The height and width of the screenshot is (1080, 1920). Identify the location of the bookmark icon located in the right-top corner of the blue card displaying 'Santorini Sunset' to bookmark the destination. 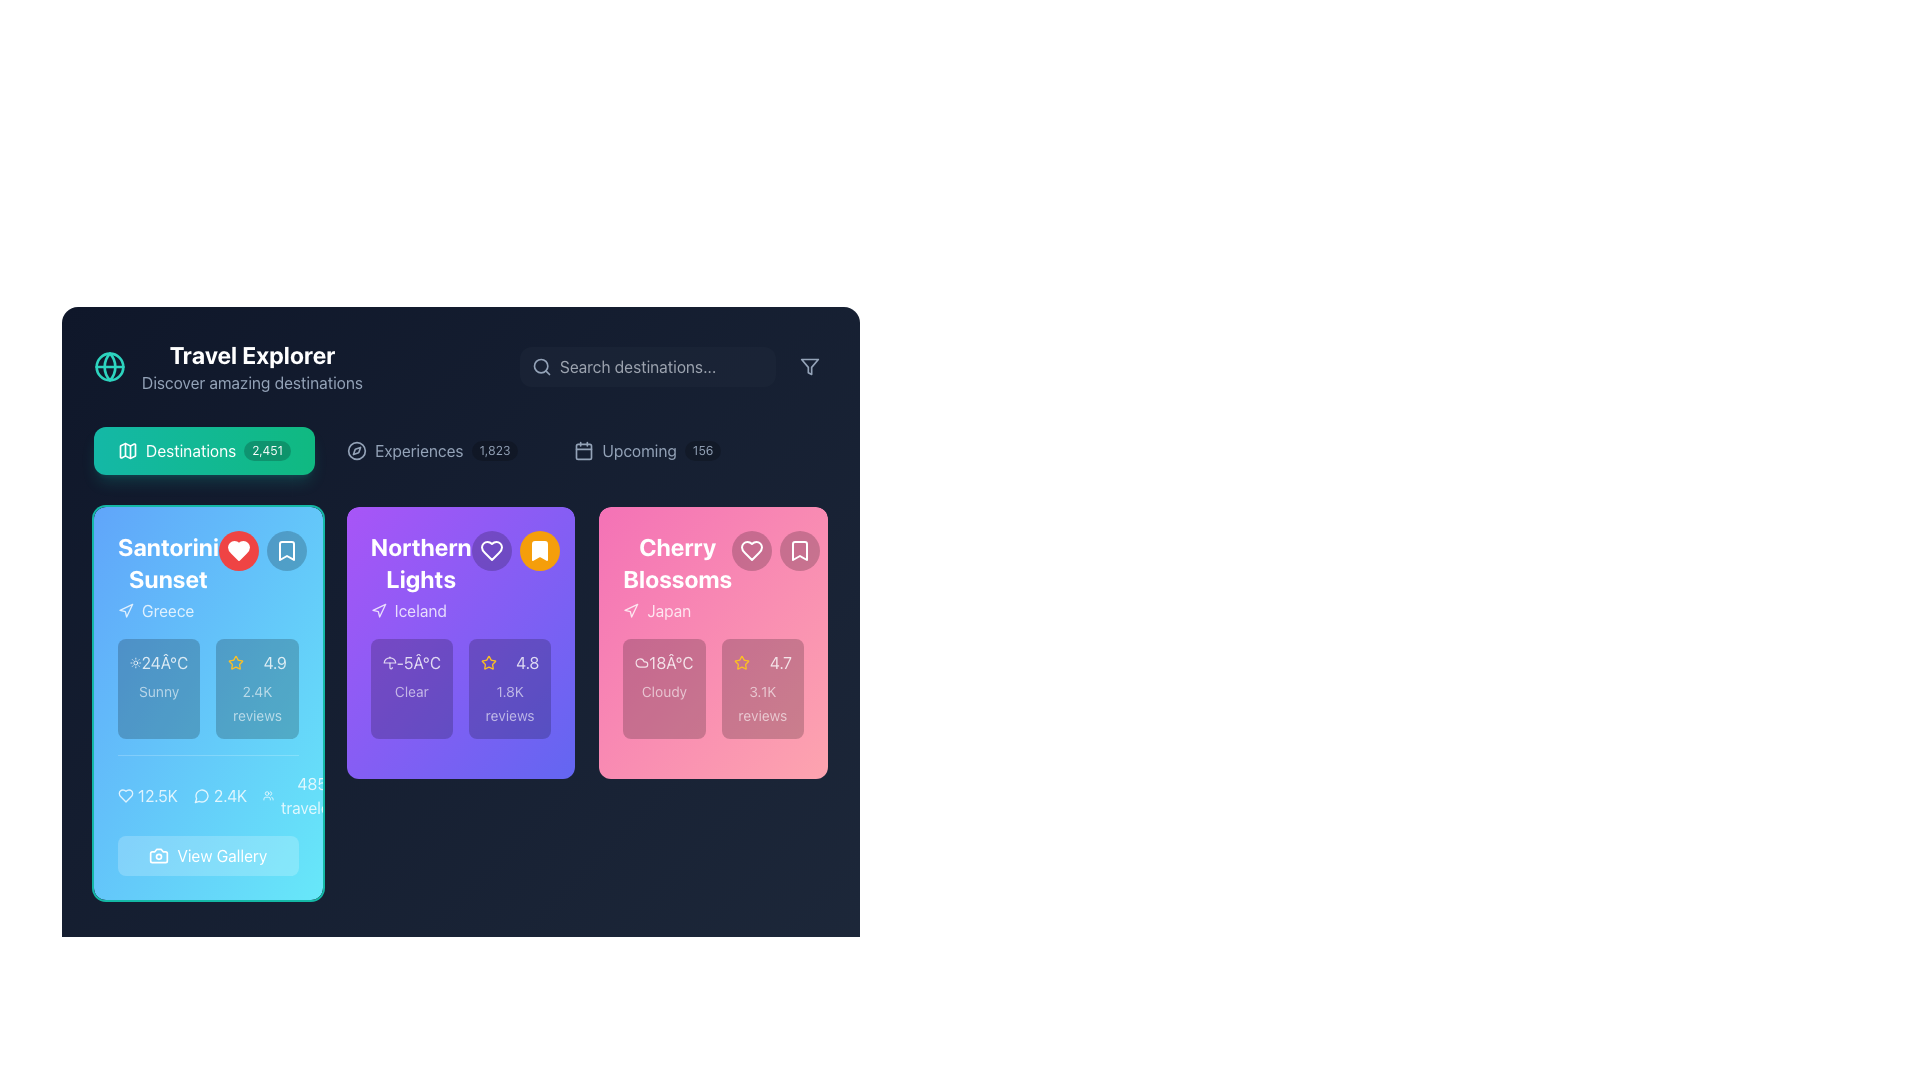
(285, 551).